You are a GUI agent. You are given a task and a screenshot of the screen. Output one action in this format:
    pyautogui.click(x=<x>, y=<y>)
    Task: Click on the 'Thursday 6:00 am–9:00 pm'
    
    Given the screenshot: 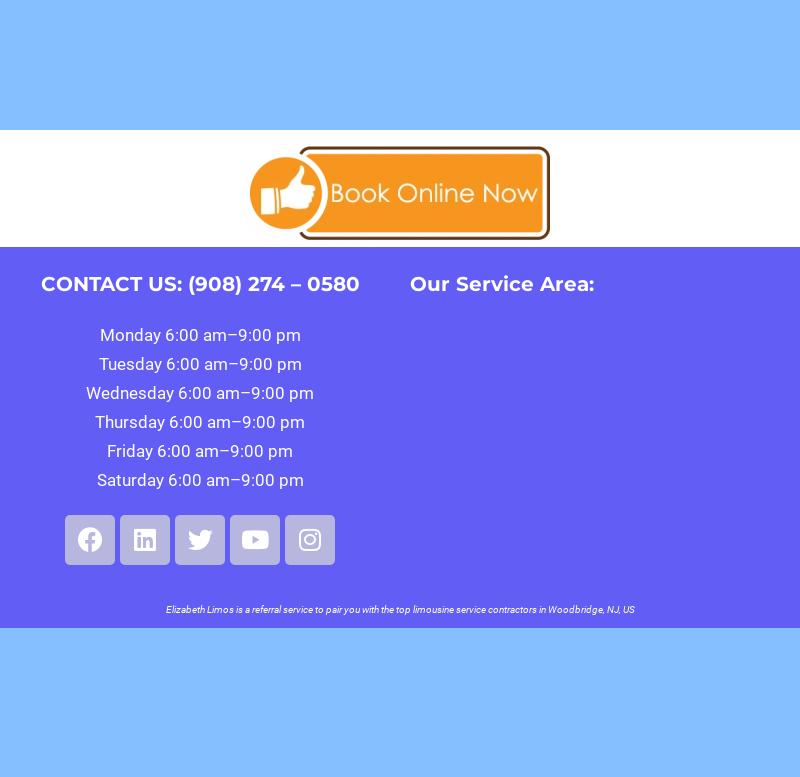 What is the action you would take?
    pyautogui.click(x=200, y=419)
    